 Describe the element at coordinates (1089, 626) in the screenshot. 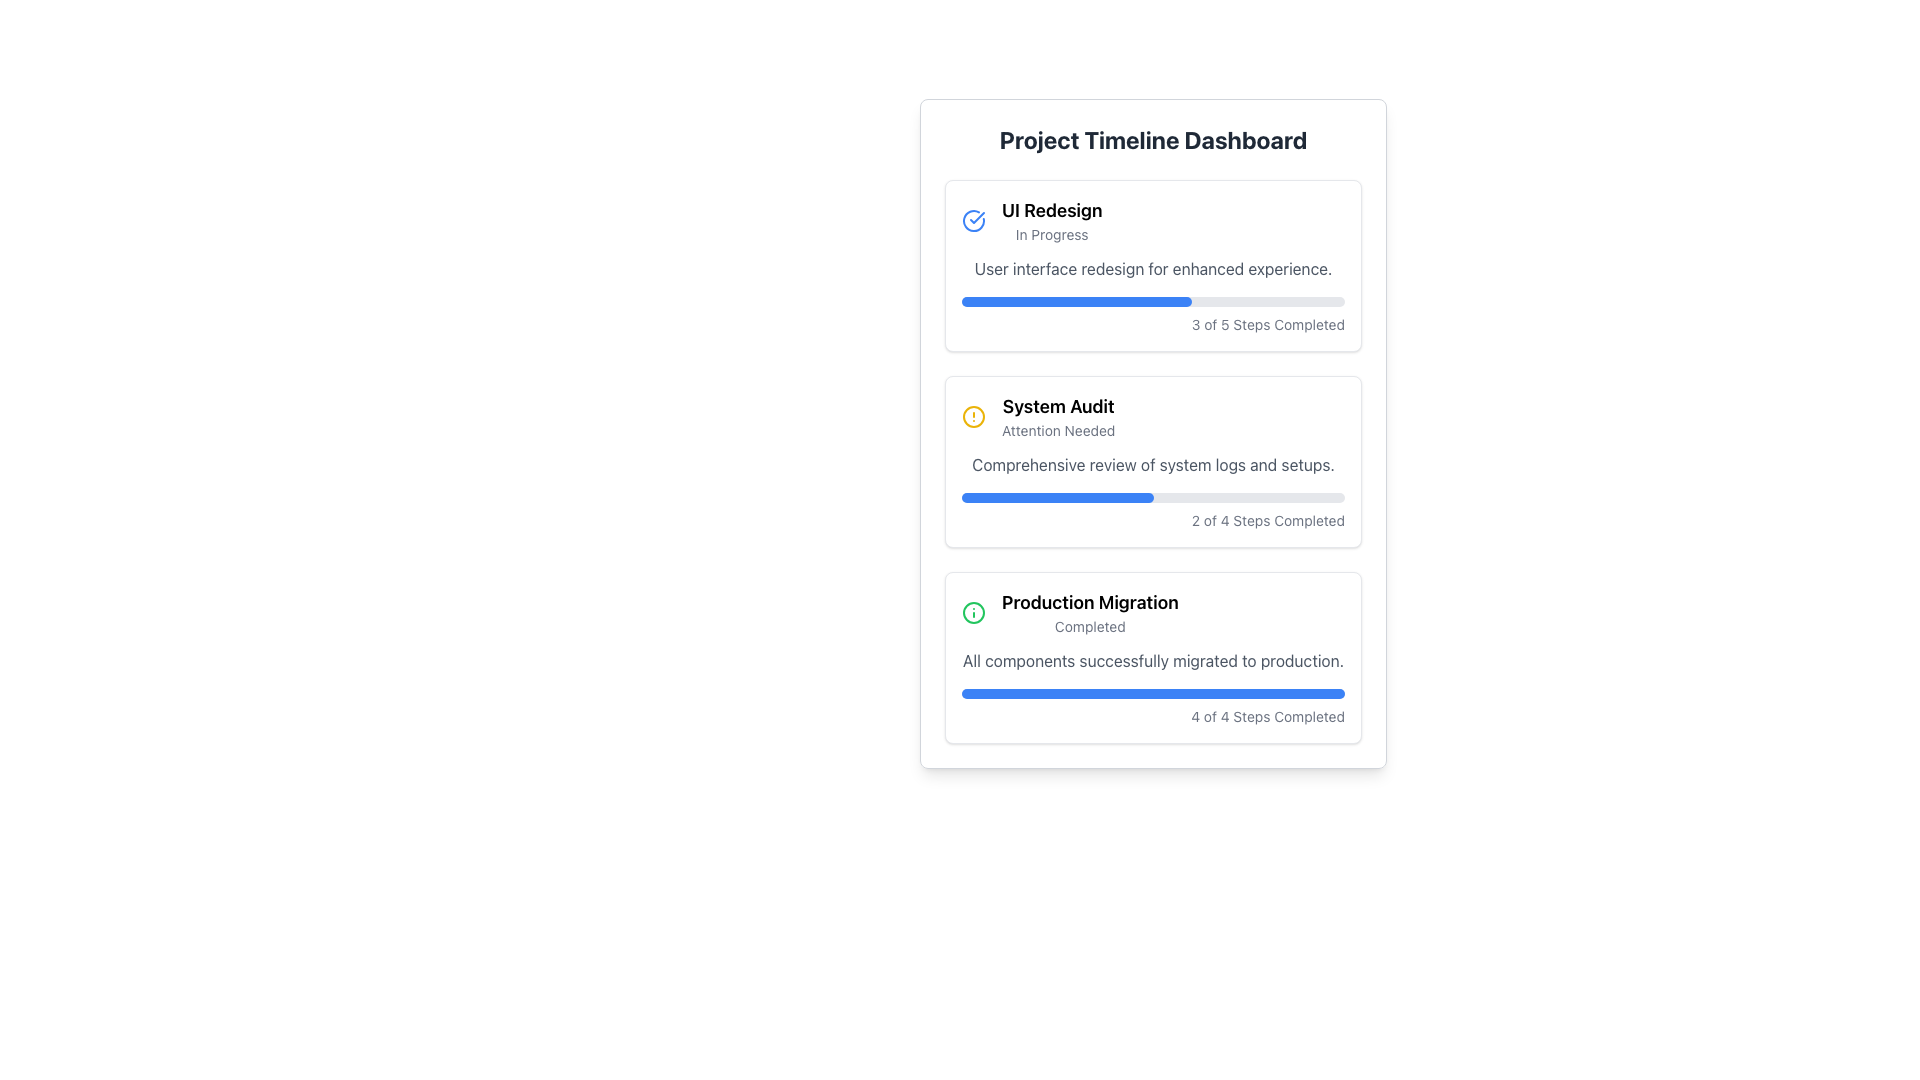

I see `the 'Completed' text label, which is styled in gray and positioned below the 'Production Migration' text in the summary section` at that location.